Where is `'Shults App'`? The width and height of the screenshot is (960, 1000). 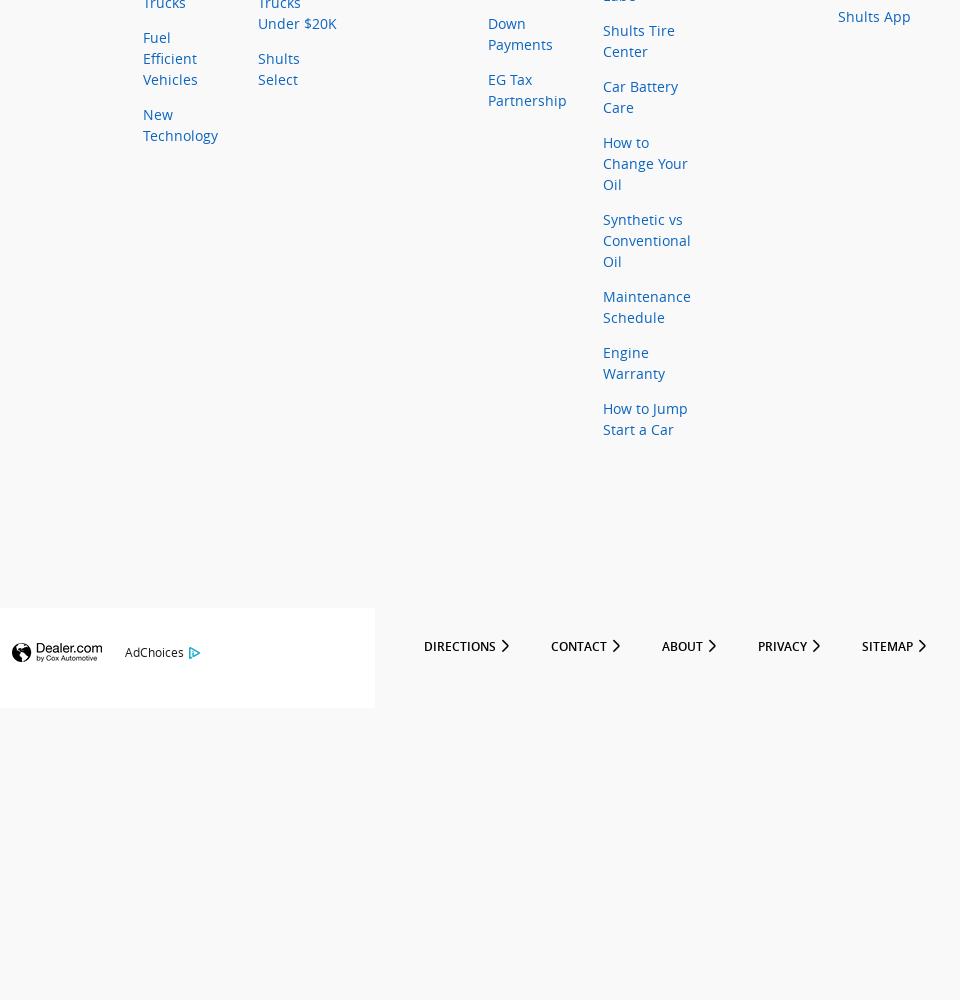
'Shults App' is located at coordinates (873, 16).